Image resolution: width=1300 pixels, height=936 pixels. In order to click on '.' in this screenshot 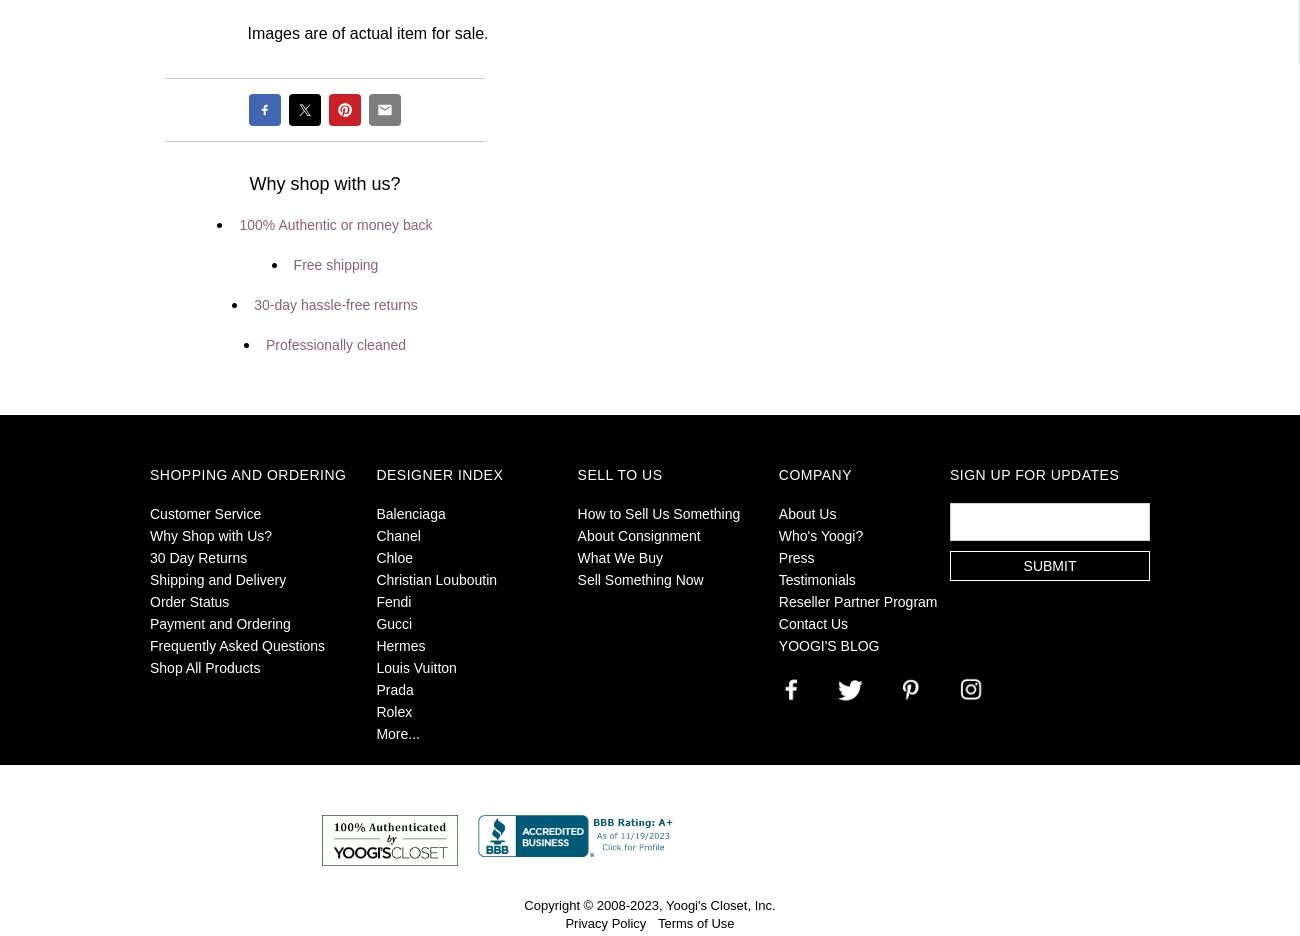, I will do `click(150, 446)`.